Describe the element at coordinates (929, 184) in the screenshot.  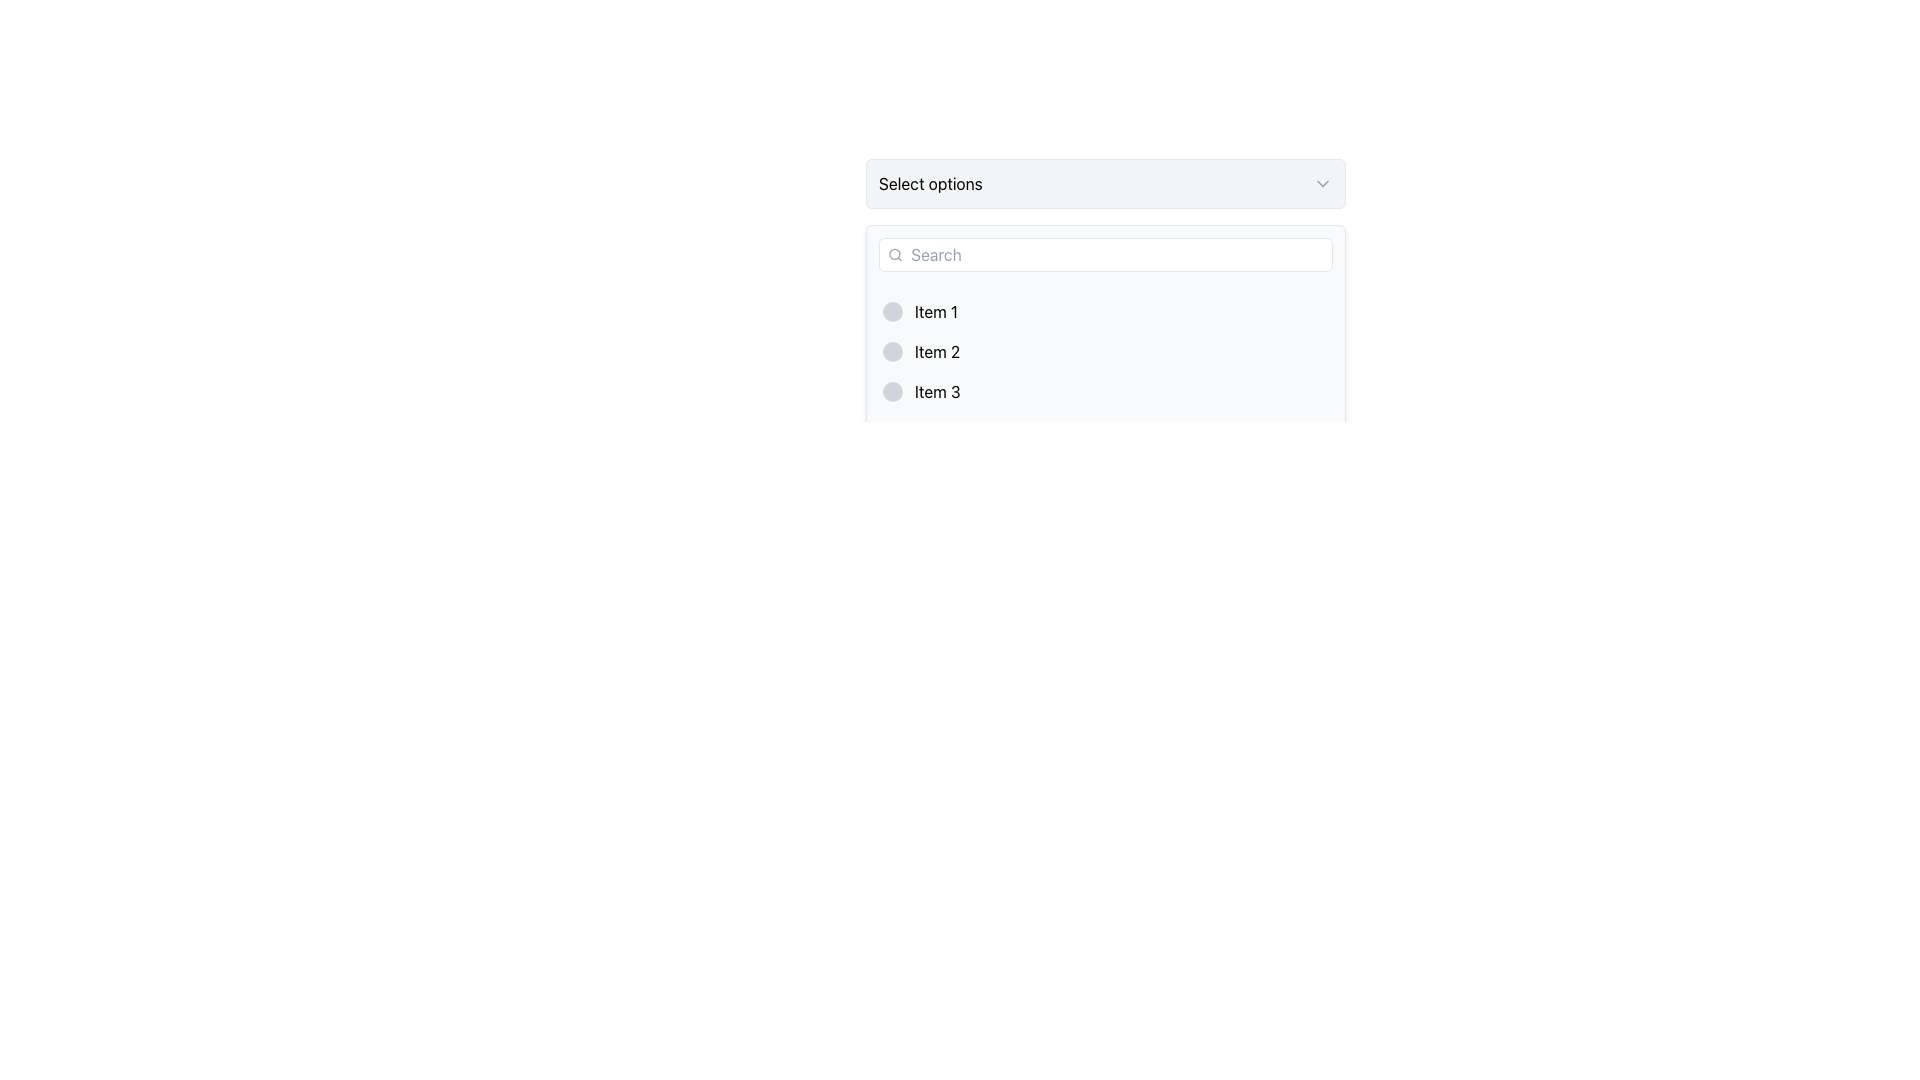
I see `the text label displaying 'Select options' in the dropdown menu header located at the top-left section` at that location.